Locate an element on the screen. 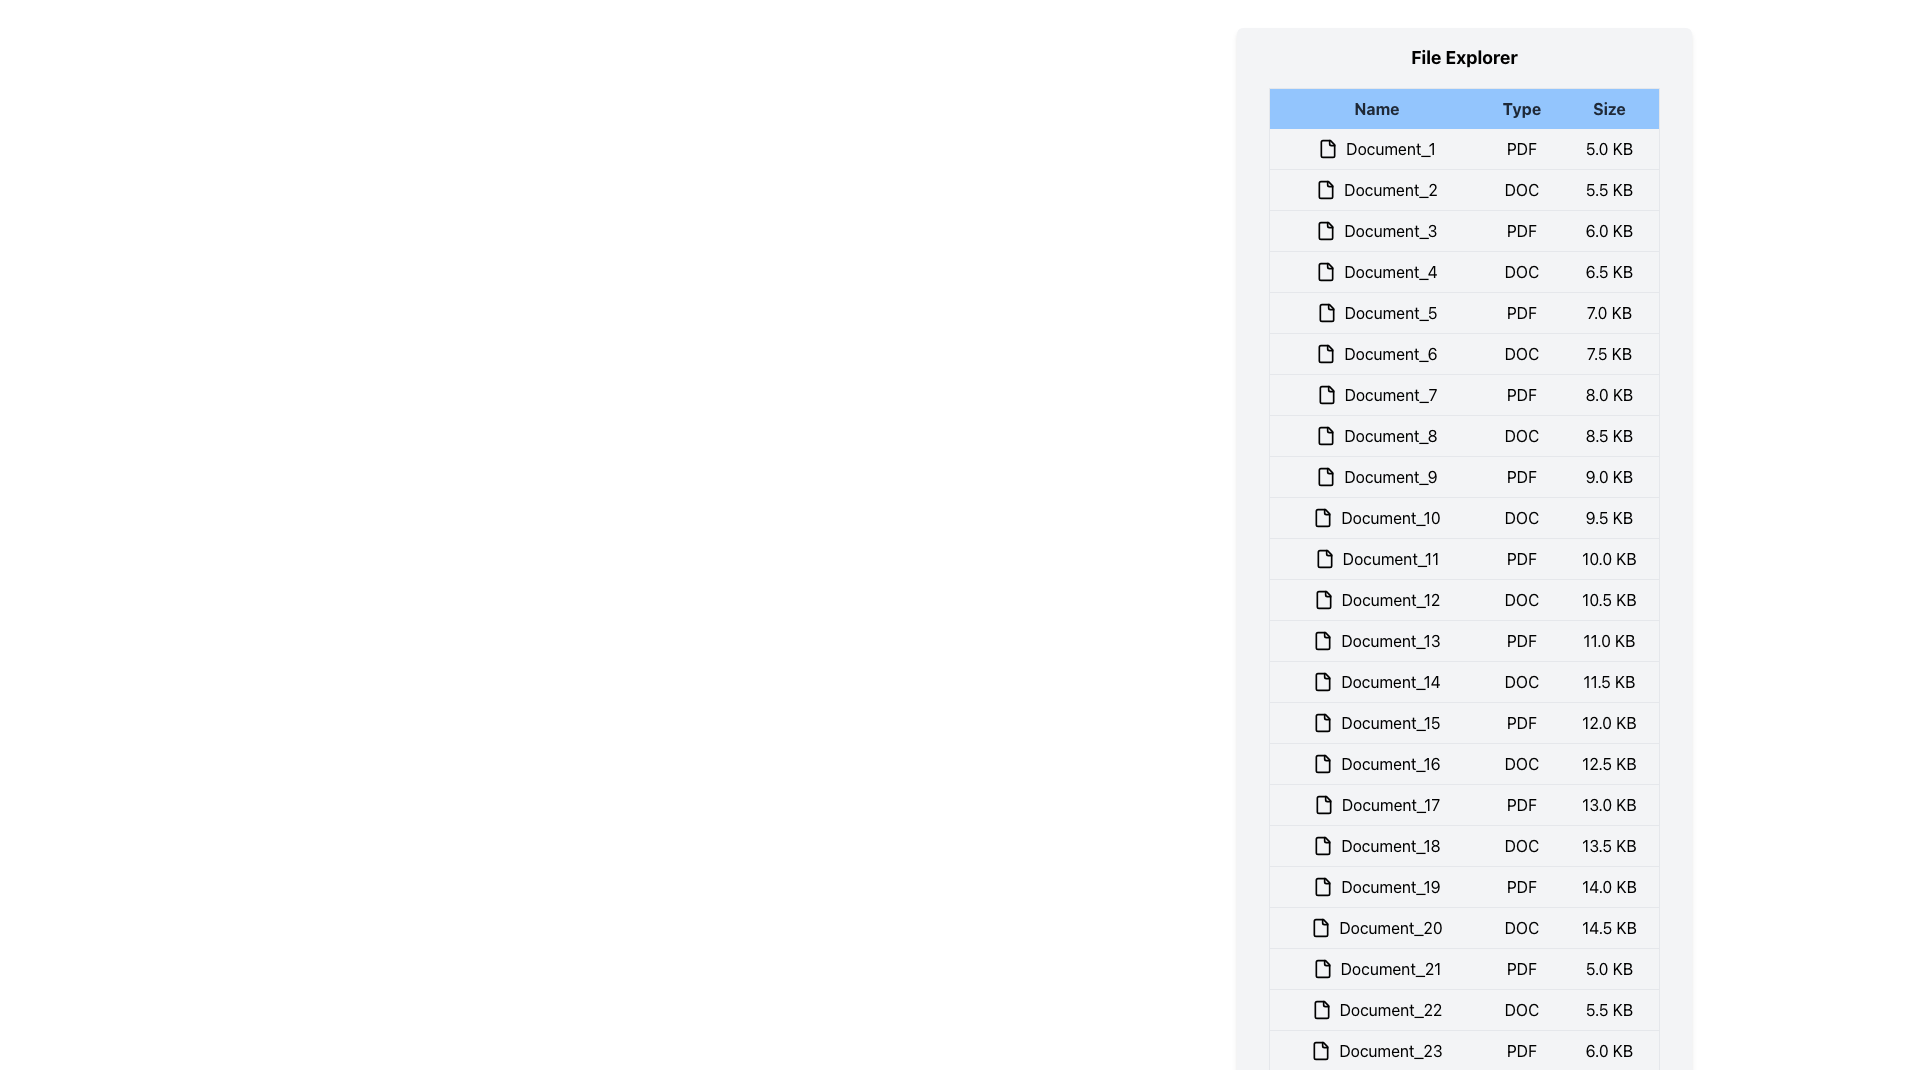  the document file entry icon for 'Document_20' is located at coordinates (1321, 928).